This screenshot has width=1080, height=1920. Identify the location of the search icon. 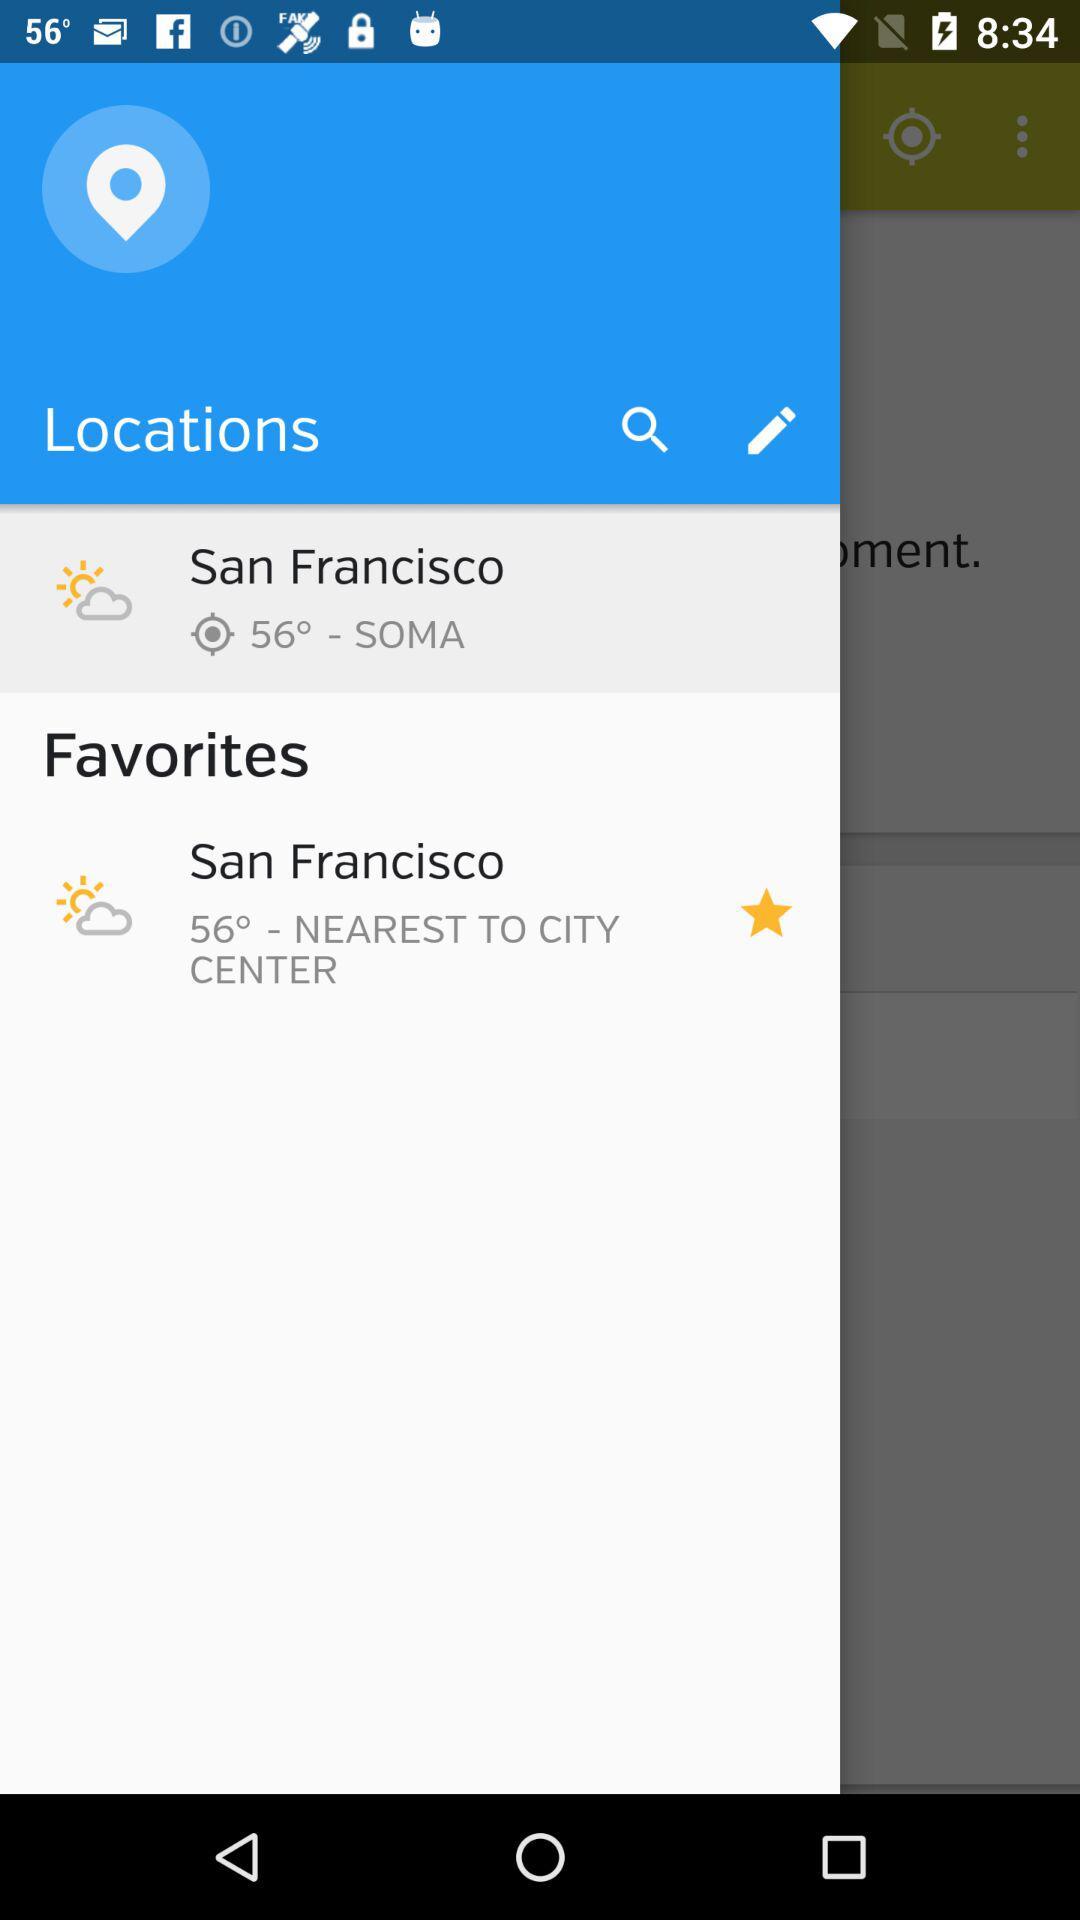
(645, 430).